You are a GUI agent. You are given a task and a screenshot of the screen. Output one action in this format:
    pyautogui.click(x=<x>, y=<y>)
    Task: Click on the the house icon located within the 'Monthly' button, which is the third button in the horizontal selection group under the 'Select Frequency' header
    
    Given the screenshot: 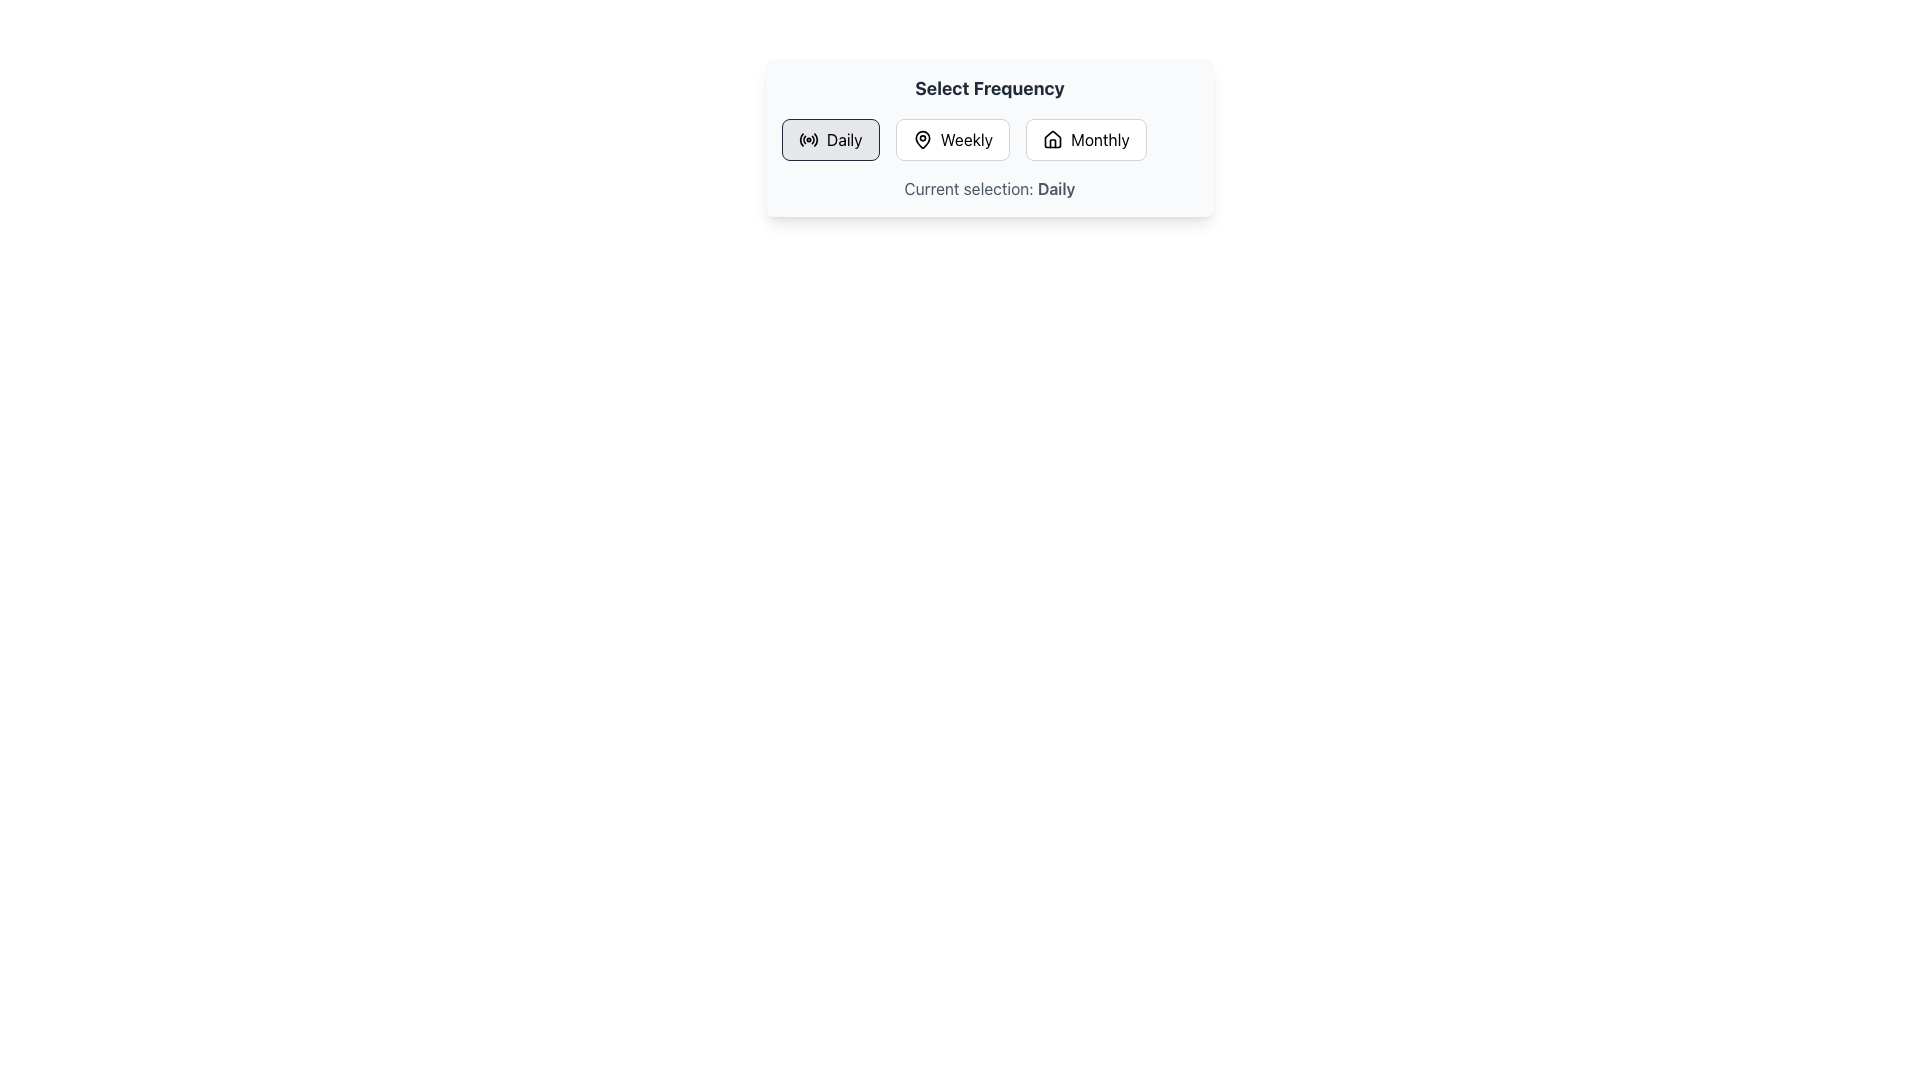 What is the action you would take?
    pyautogui.click(x=1052, y=138)
    